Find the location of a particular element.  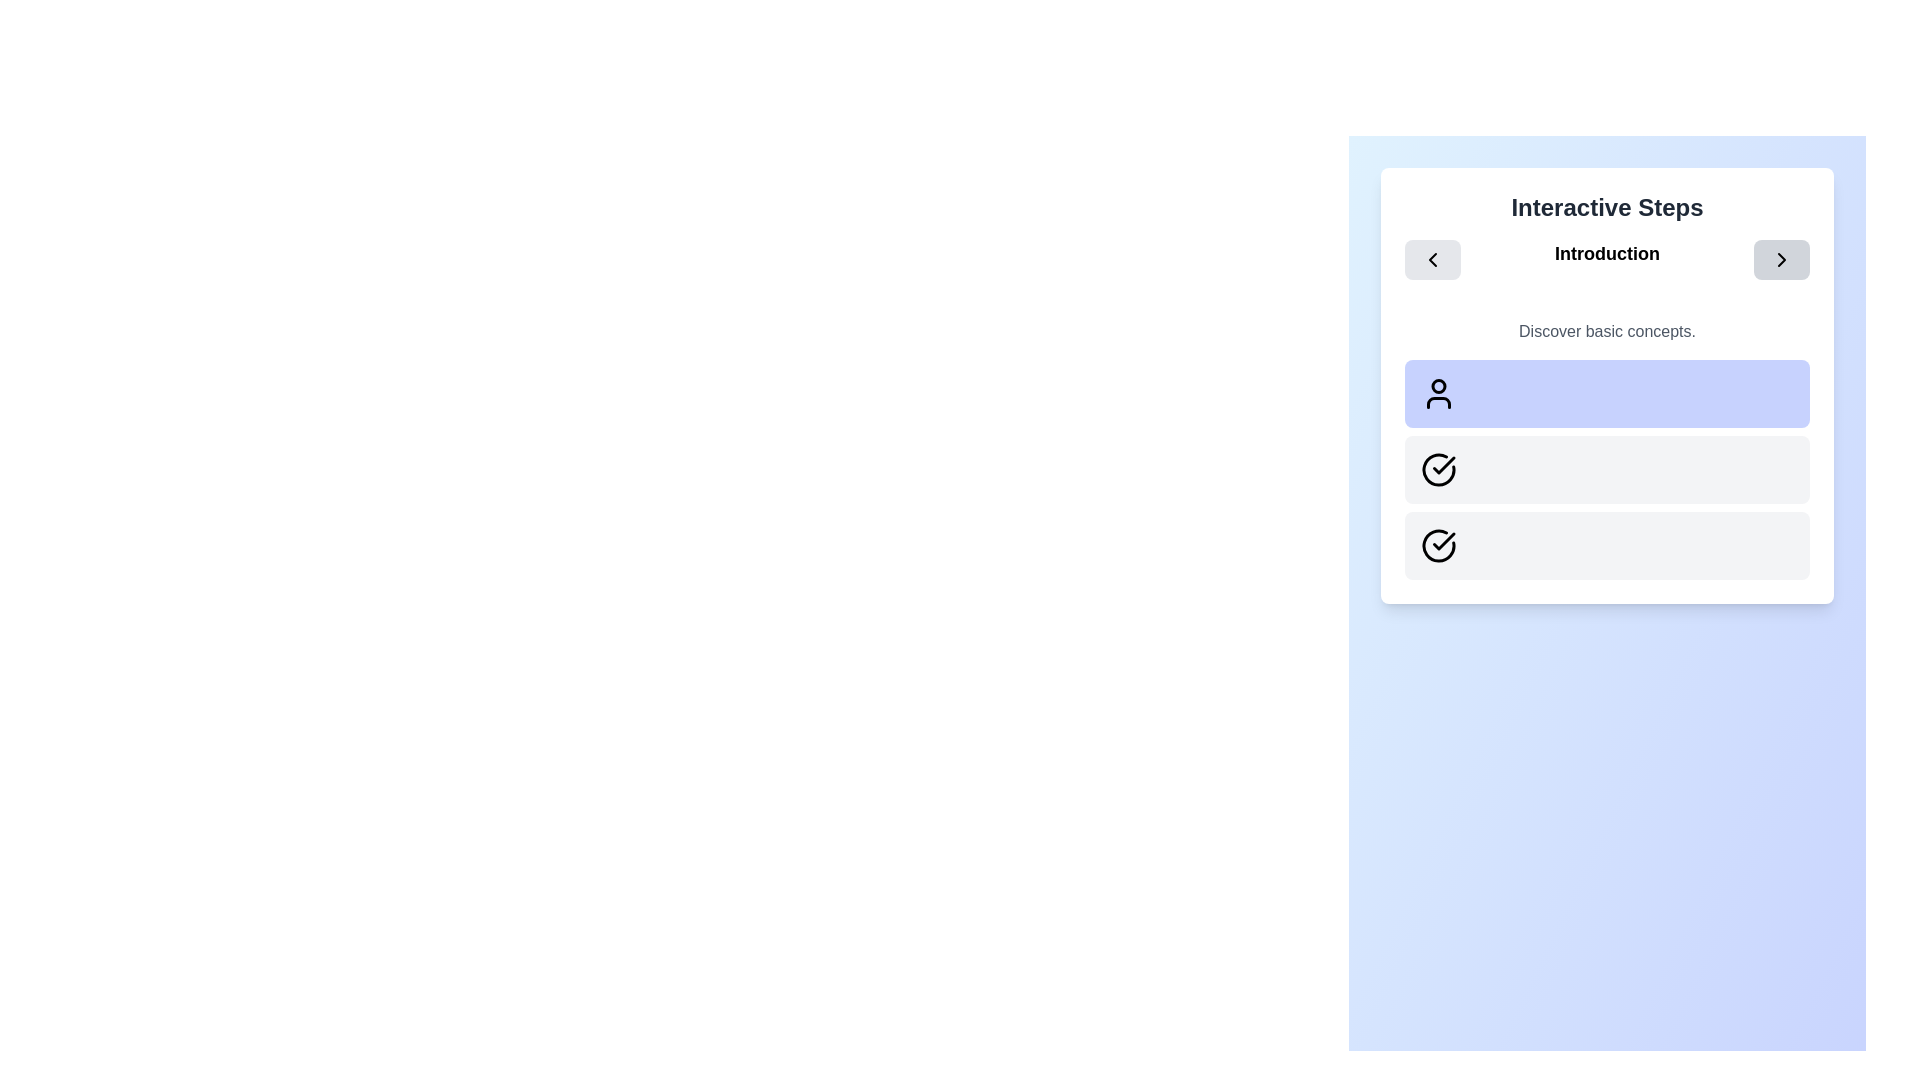

the primary heading text located at the top of the panel with a white background and rounded corners is located at coordinates (1607, 208).